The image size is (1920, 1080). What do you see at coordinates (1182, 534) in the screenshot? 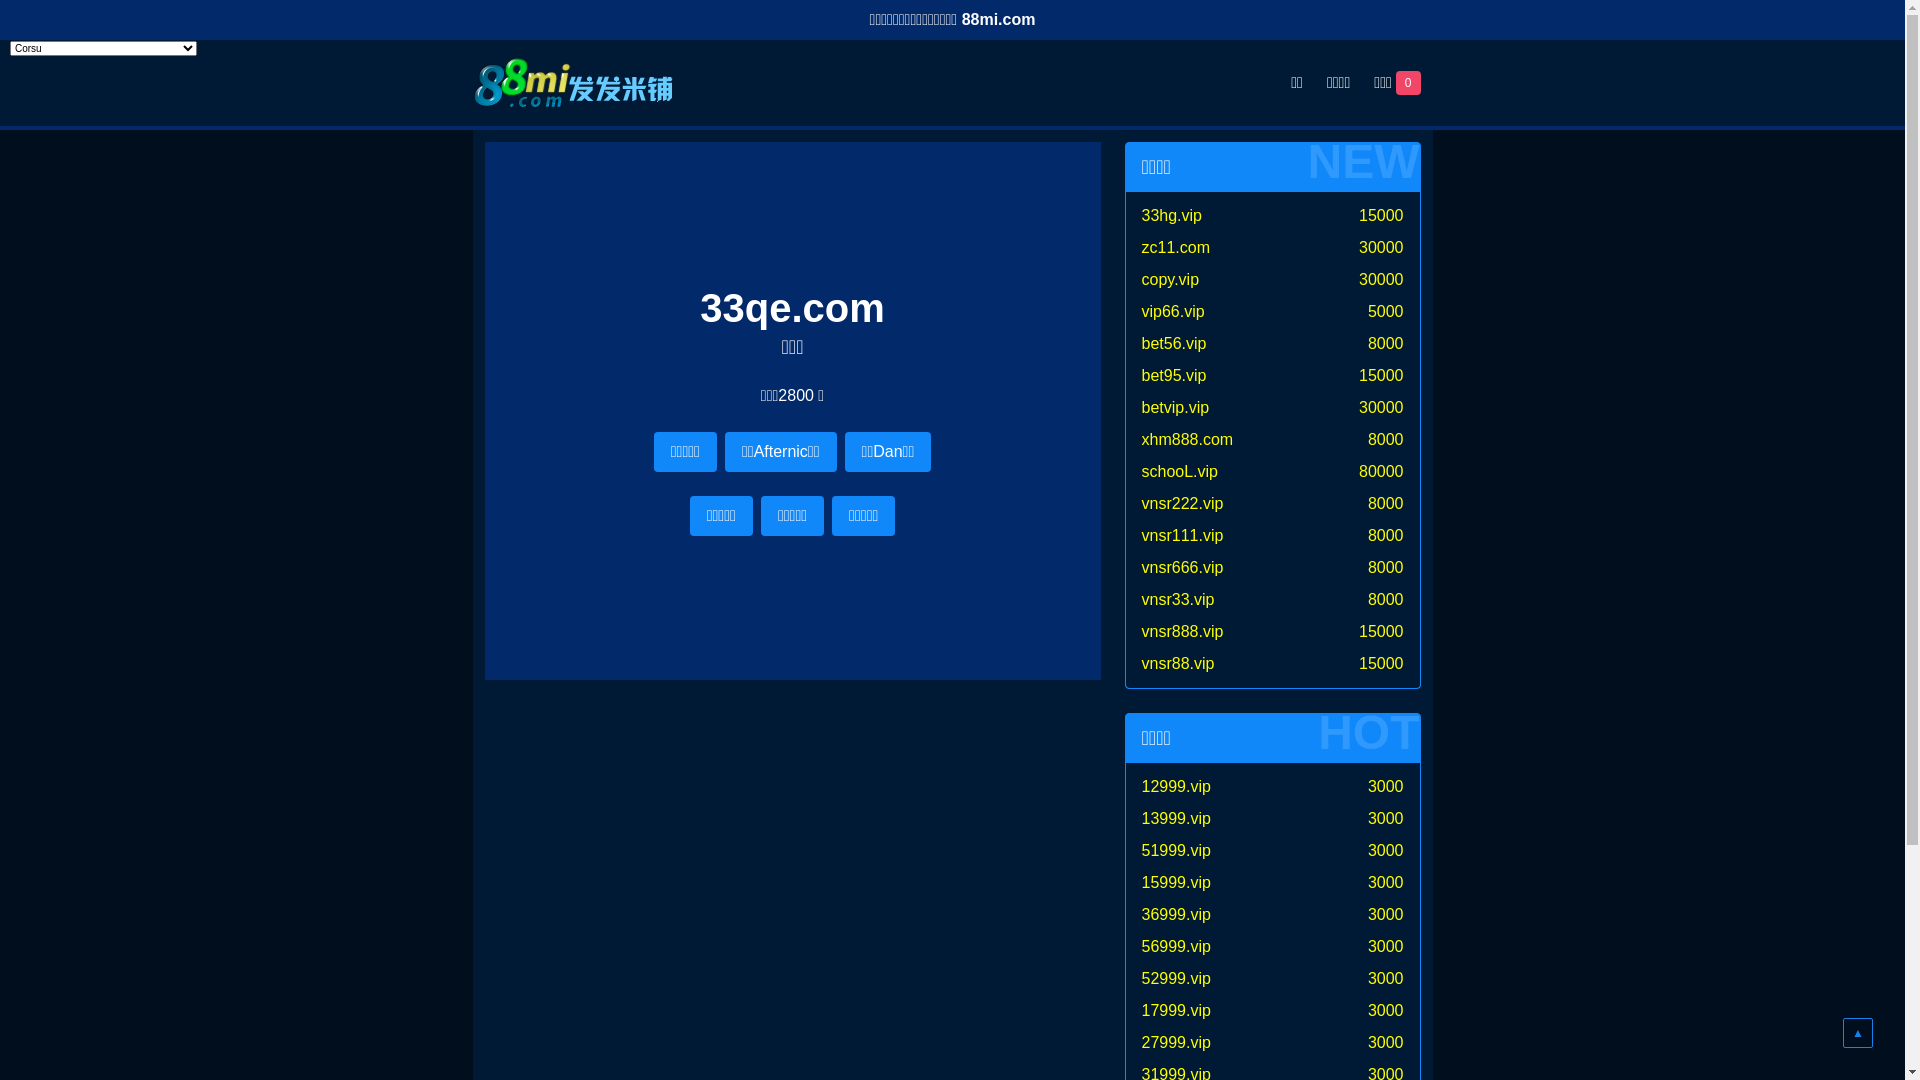
I see `'vnsr111.vip'` at bounding box center [1182, 534].